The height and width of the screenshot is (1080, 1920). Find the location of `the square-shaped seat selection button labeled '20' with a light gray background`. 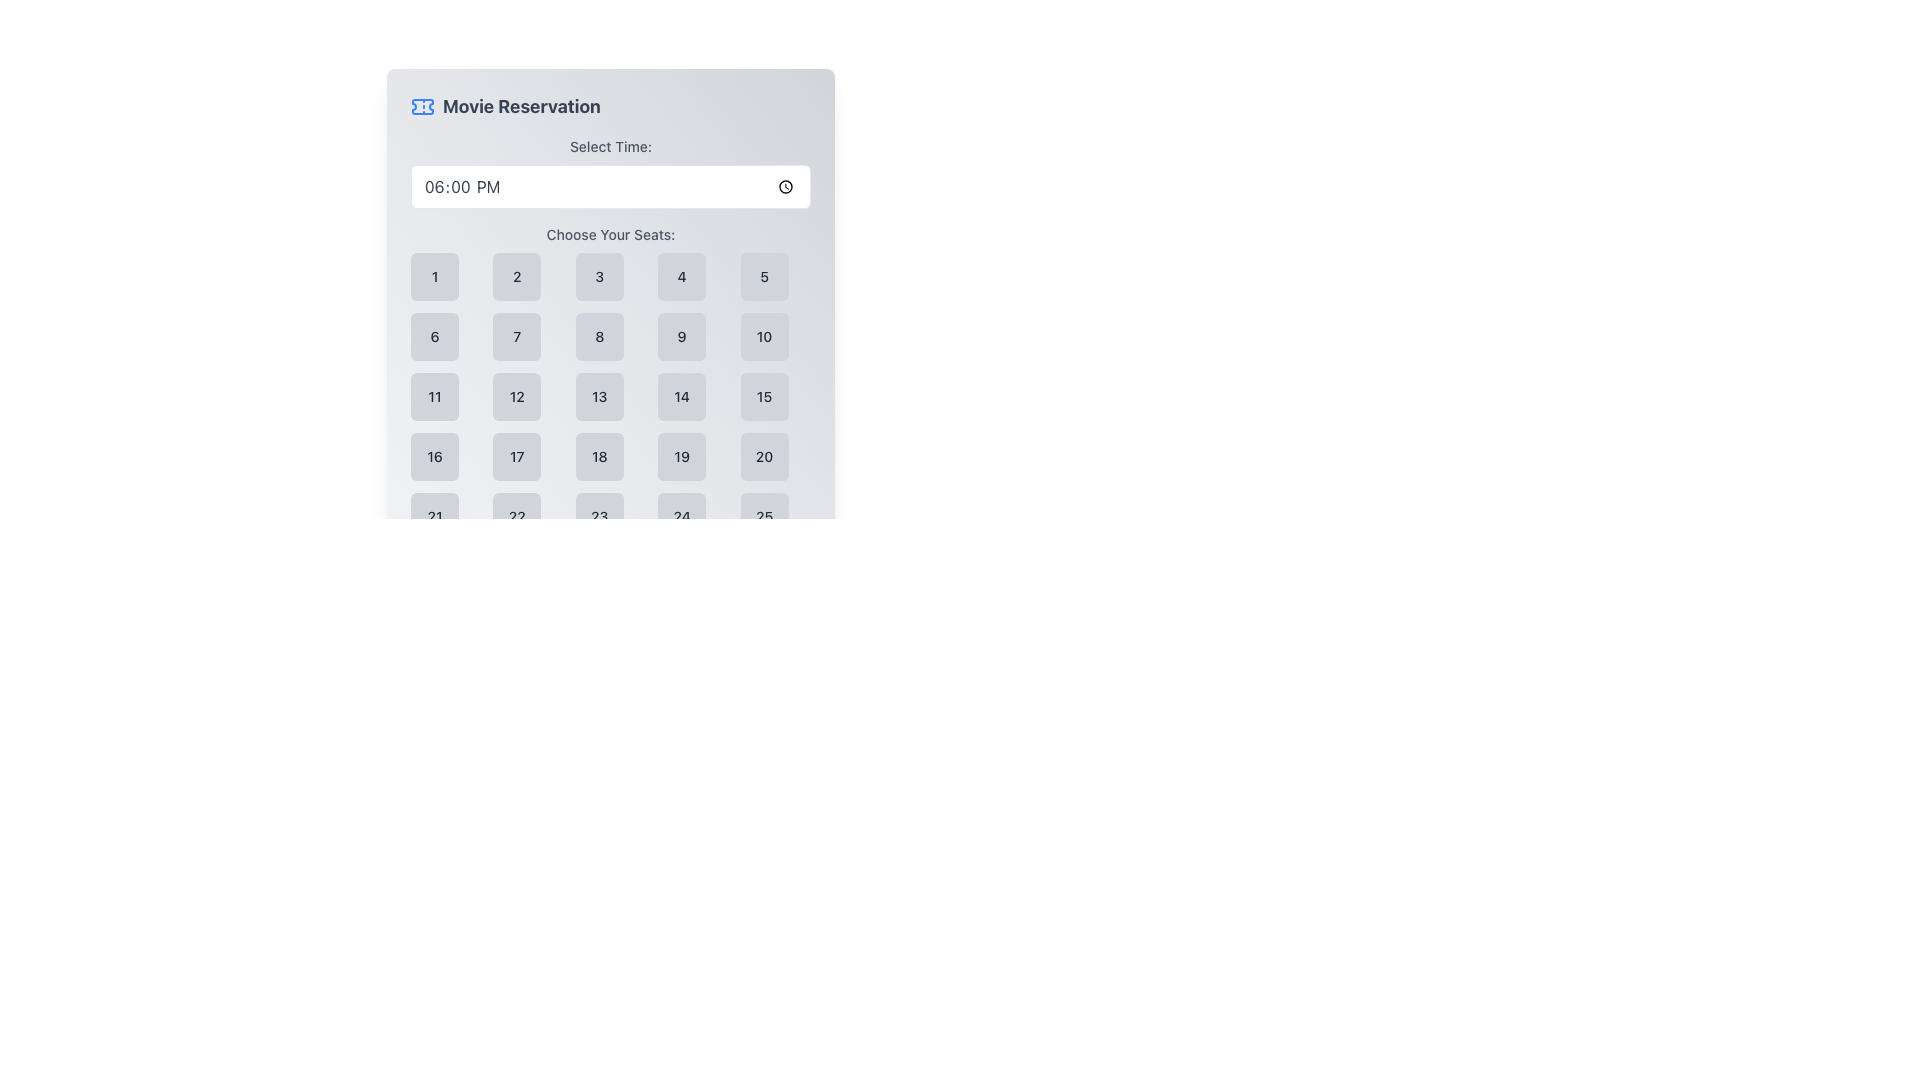

the square-shaped seat selection button labeled '20' with a light gray background is located at coordinates (763, 456).